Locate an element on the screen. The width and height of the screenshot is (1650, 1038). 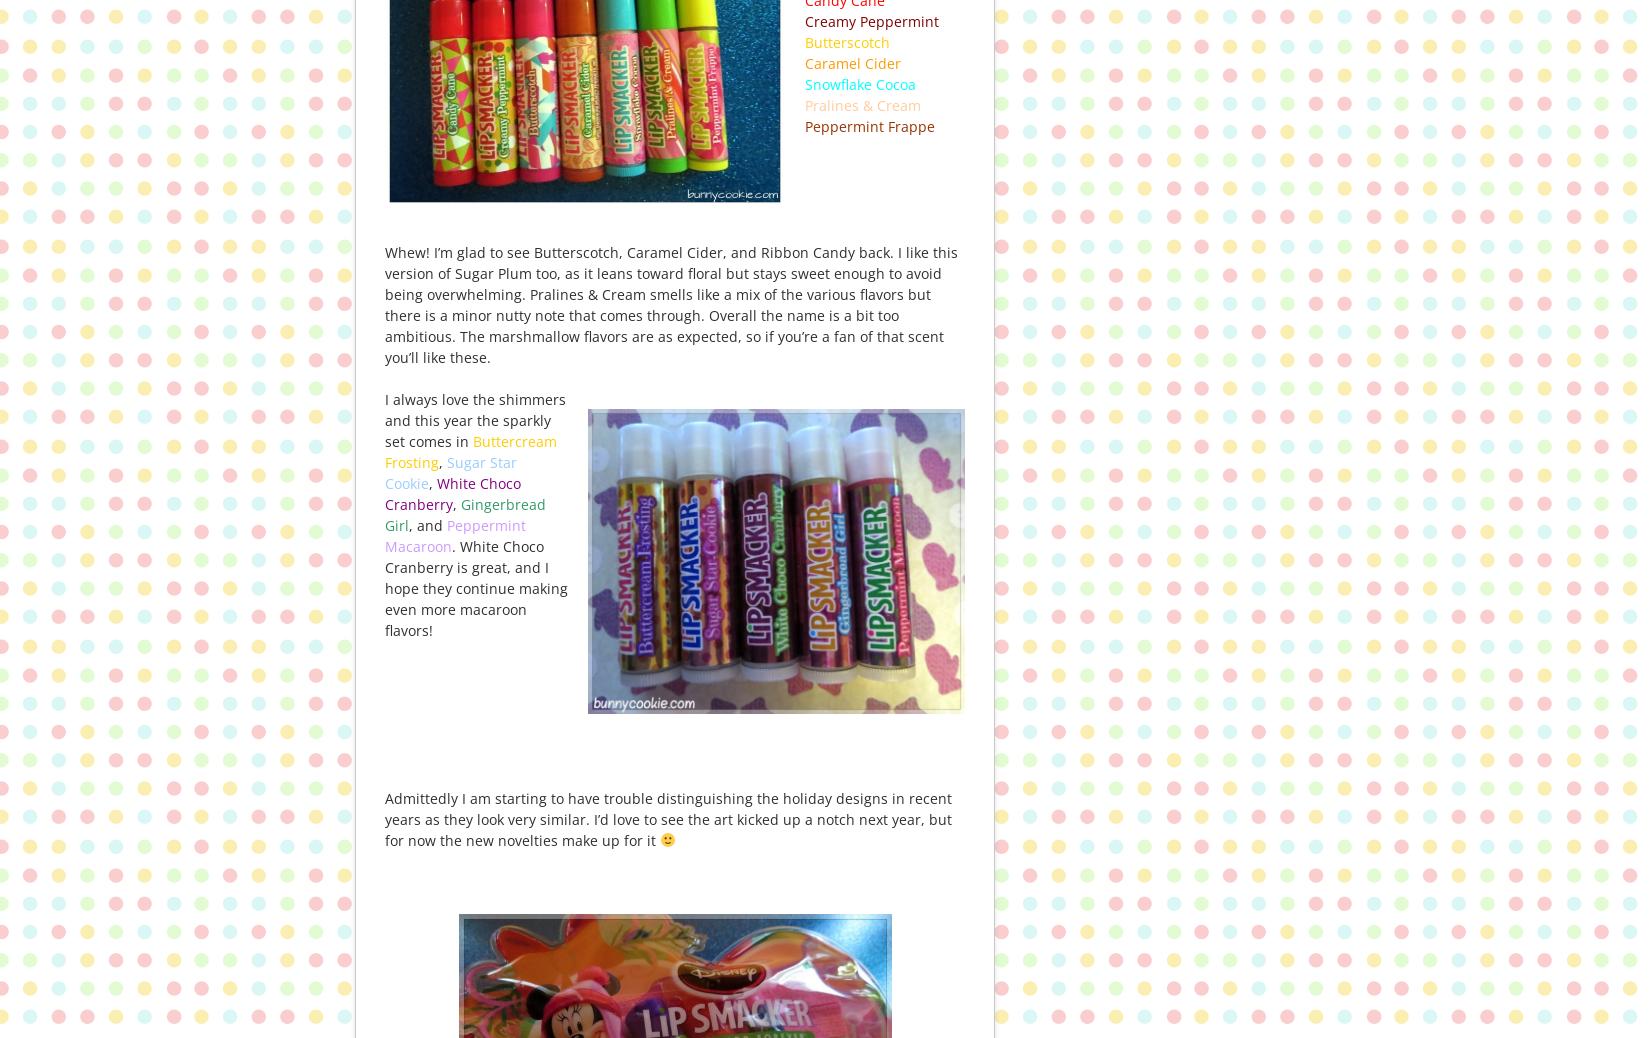
'Admittedly I am starting to have trouble distinguishing the holiday designs in recent years as they look very similar. I’d love to see the art kicked up a notch next year, but for now the new novelties make up for it' is located at coordinates (667, 818).